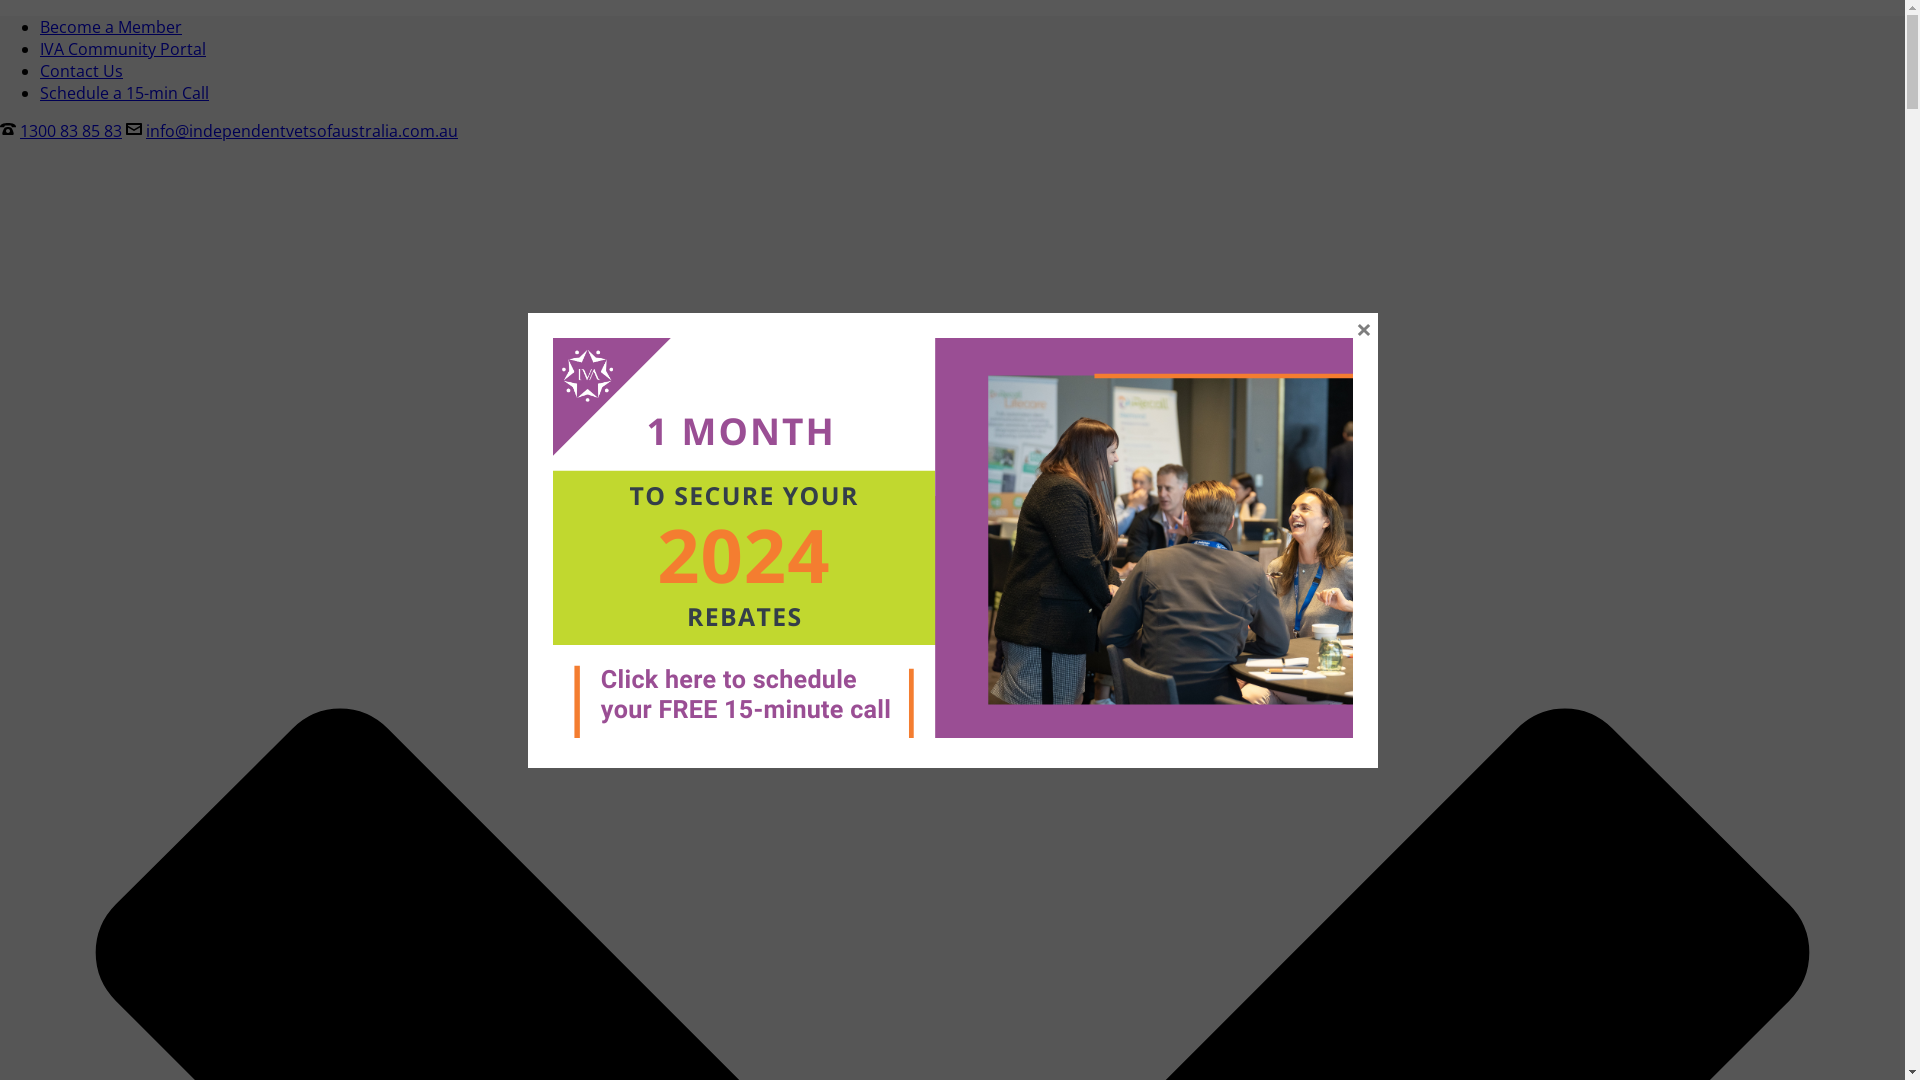 The image size is (1920, 1080). Describe the element at coordinates (123, 92) in the screenshot. I see `'Schedule a 15-min Call'` at that location.